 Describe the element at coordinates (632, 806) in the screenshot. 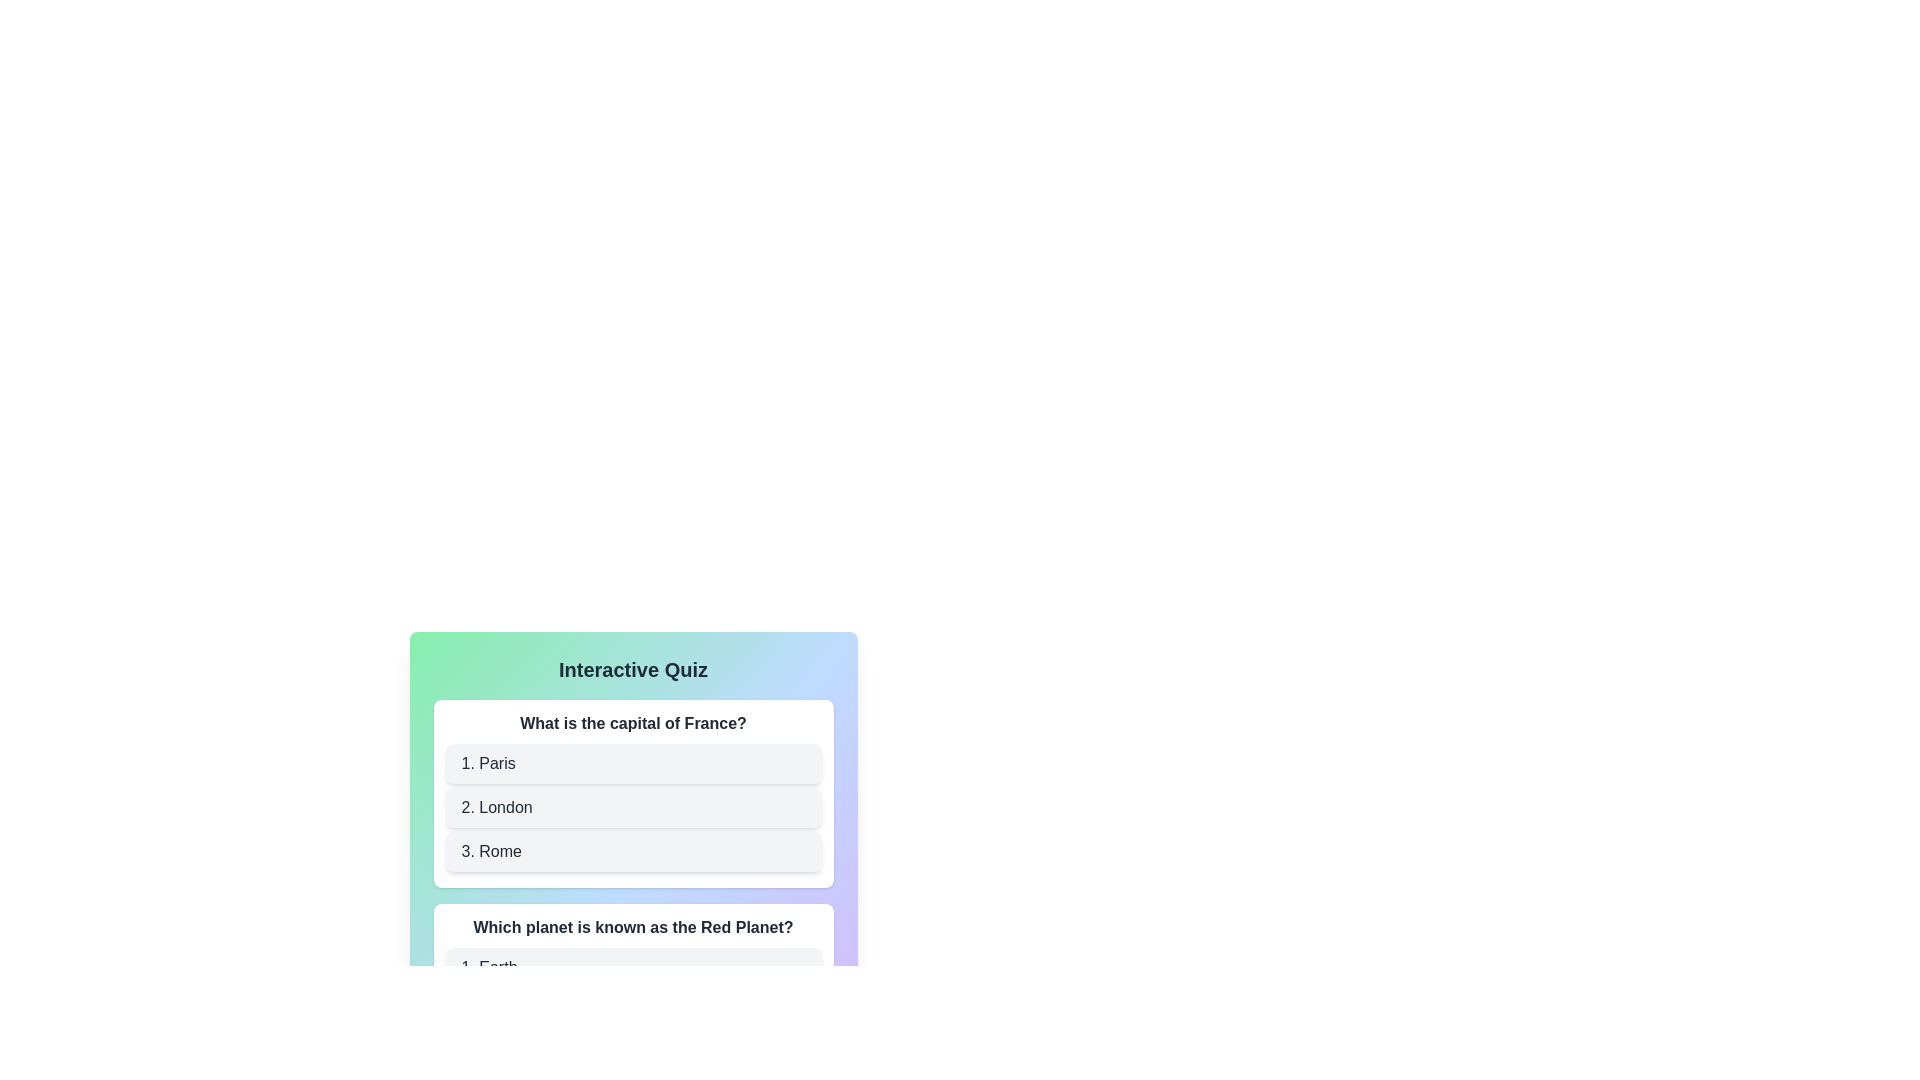

I see `the interactive list item option for the quiz question 'What is the capital of France?'` at that location.